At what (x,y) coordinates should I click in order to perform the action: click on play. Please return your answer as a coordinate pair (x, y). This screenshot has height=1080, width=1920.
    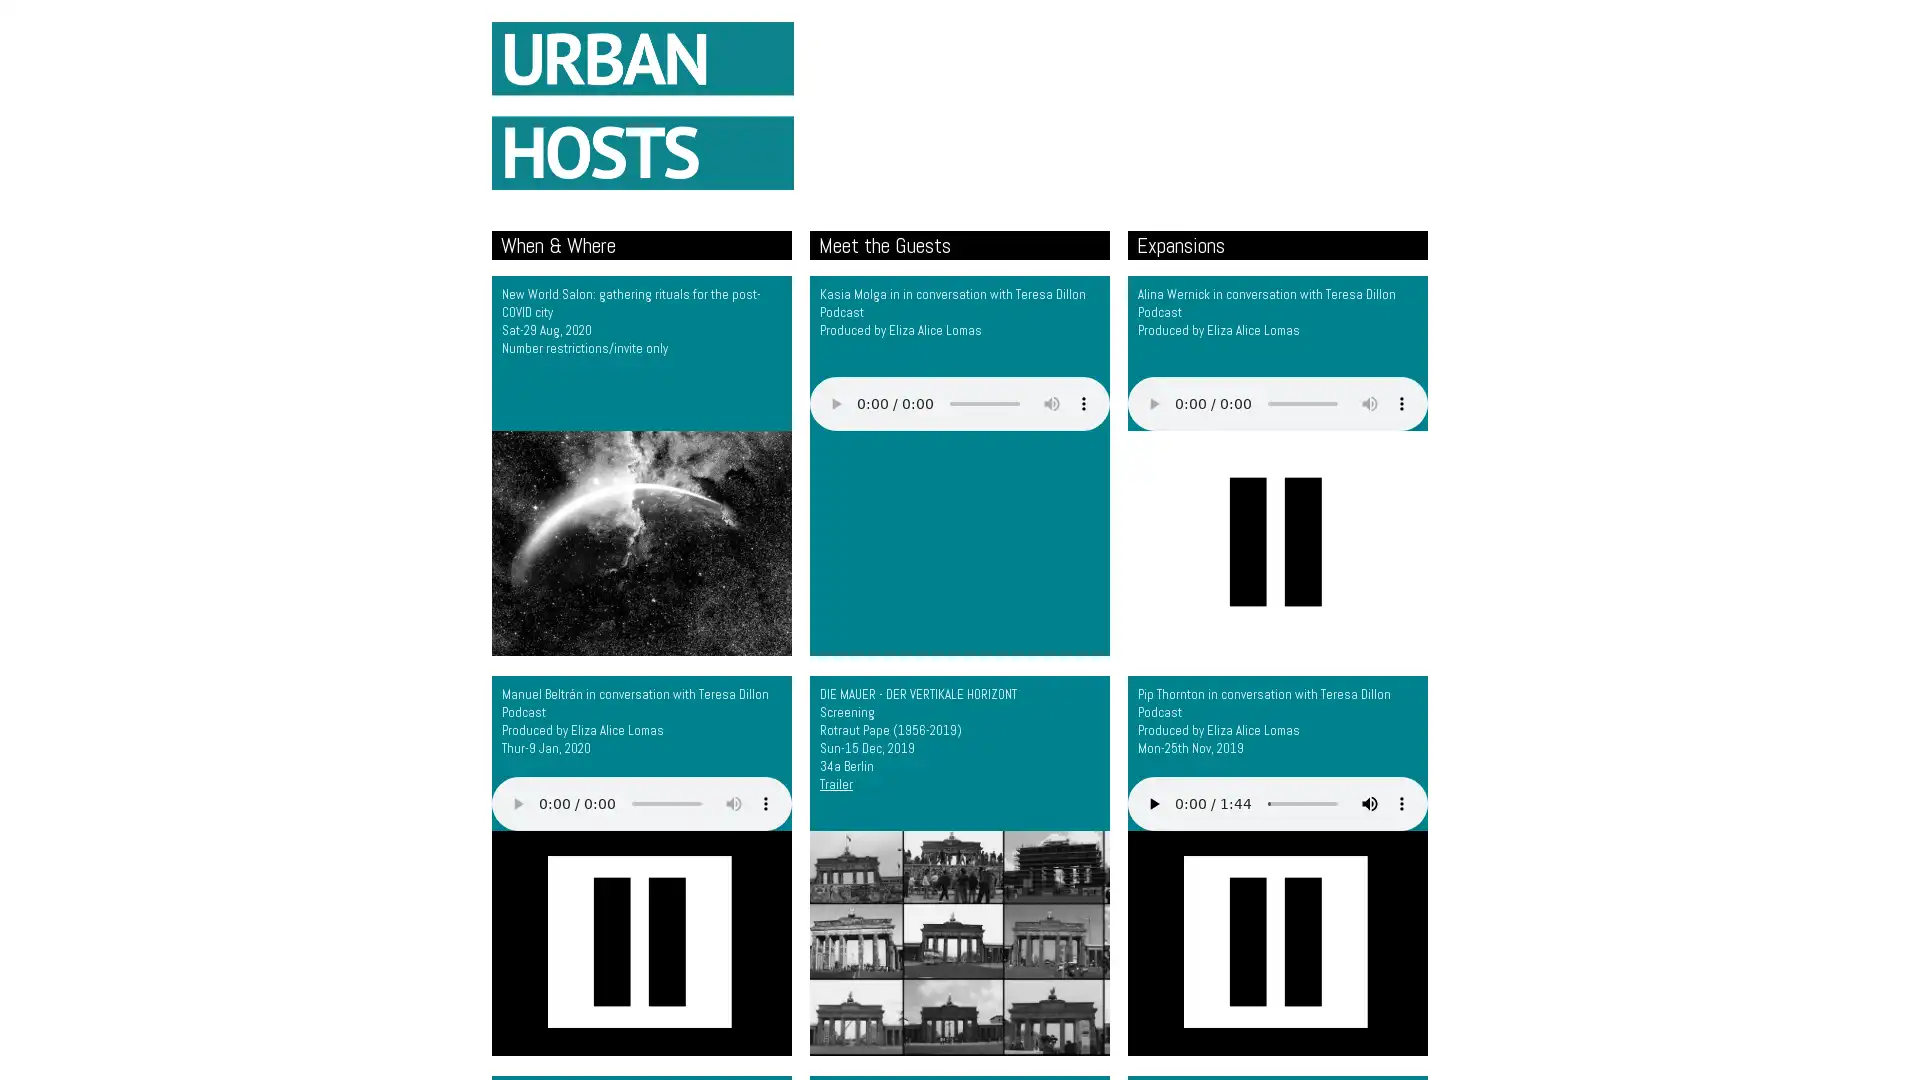
    Looking at the image, I should click on (1153, 802).